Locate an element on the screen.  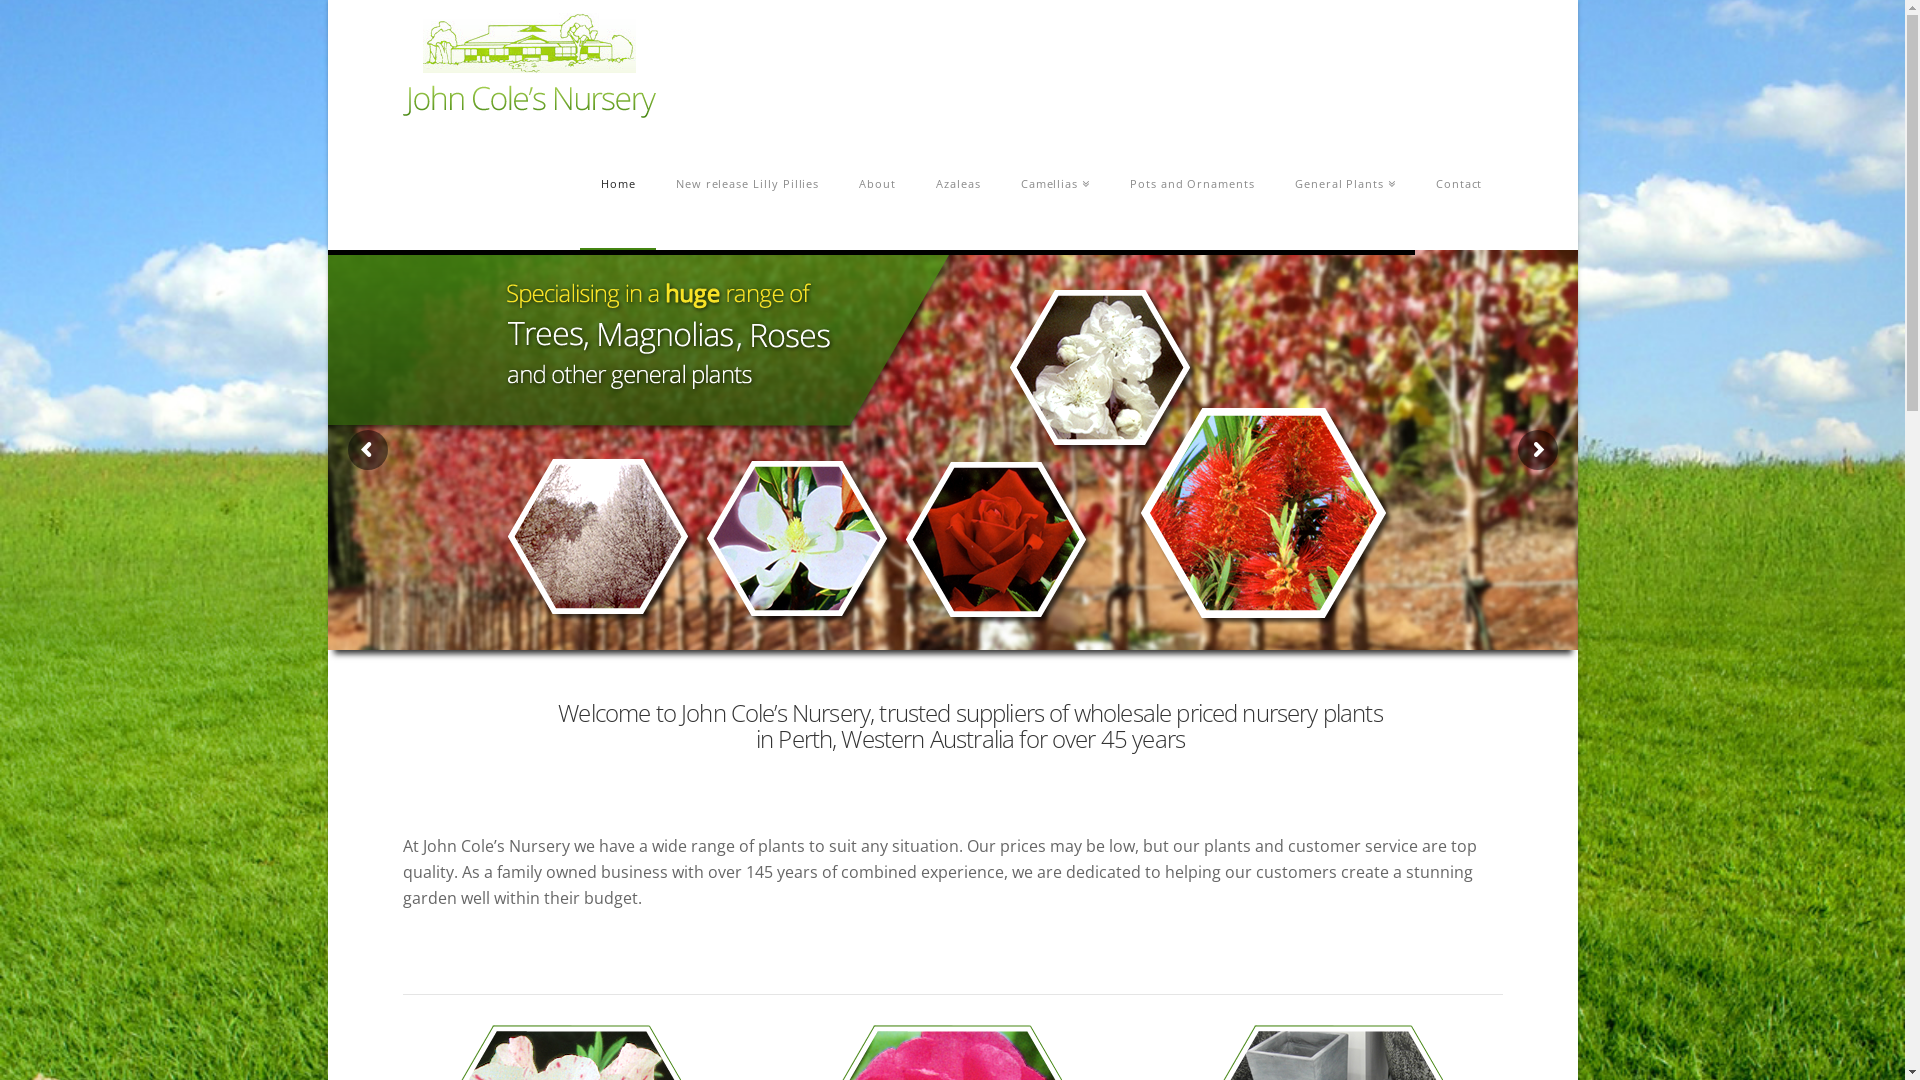
'About' is located at coordinates (877, 182).